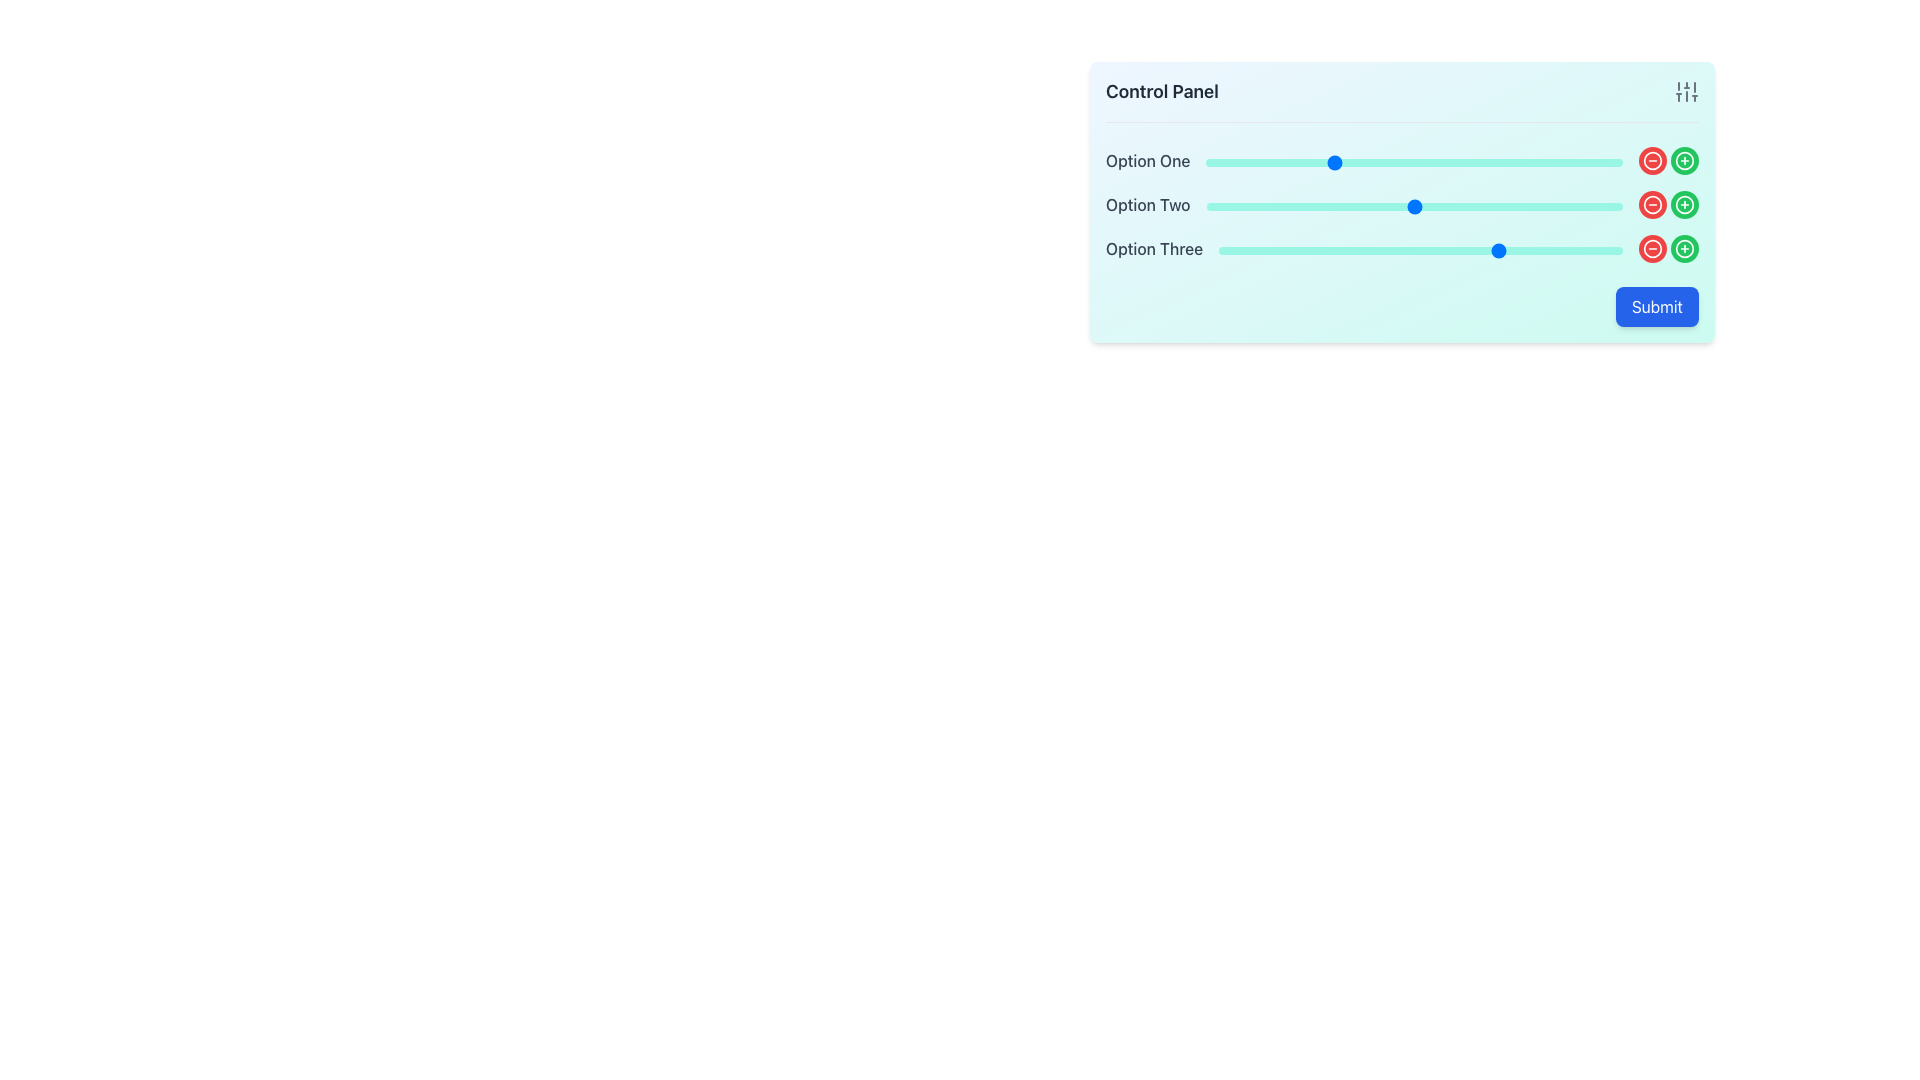  I want to click on the slider value, so click(1222, 249).